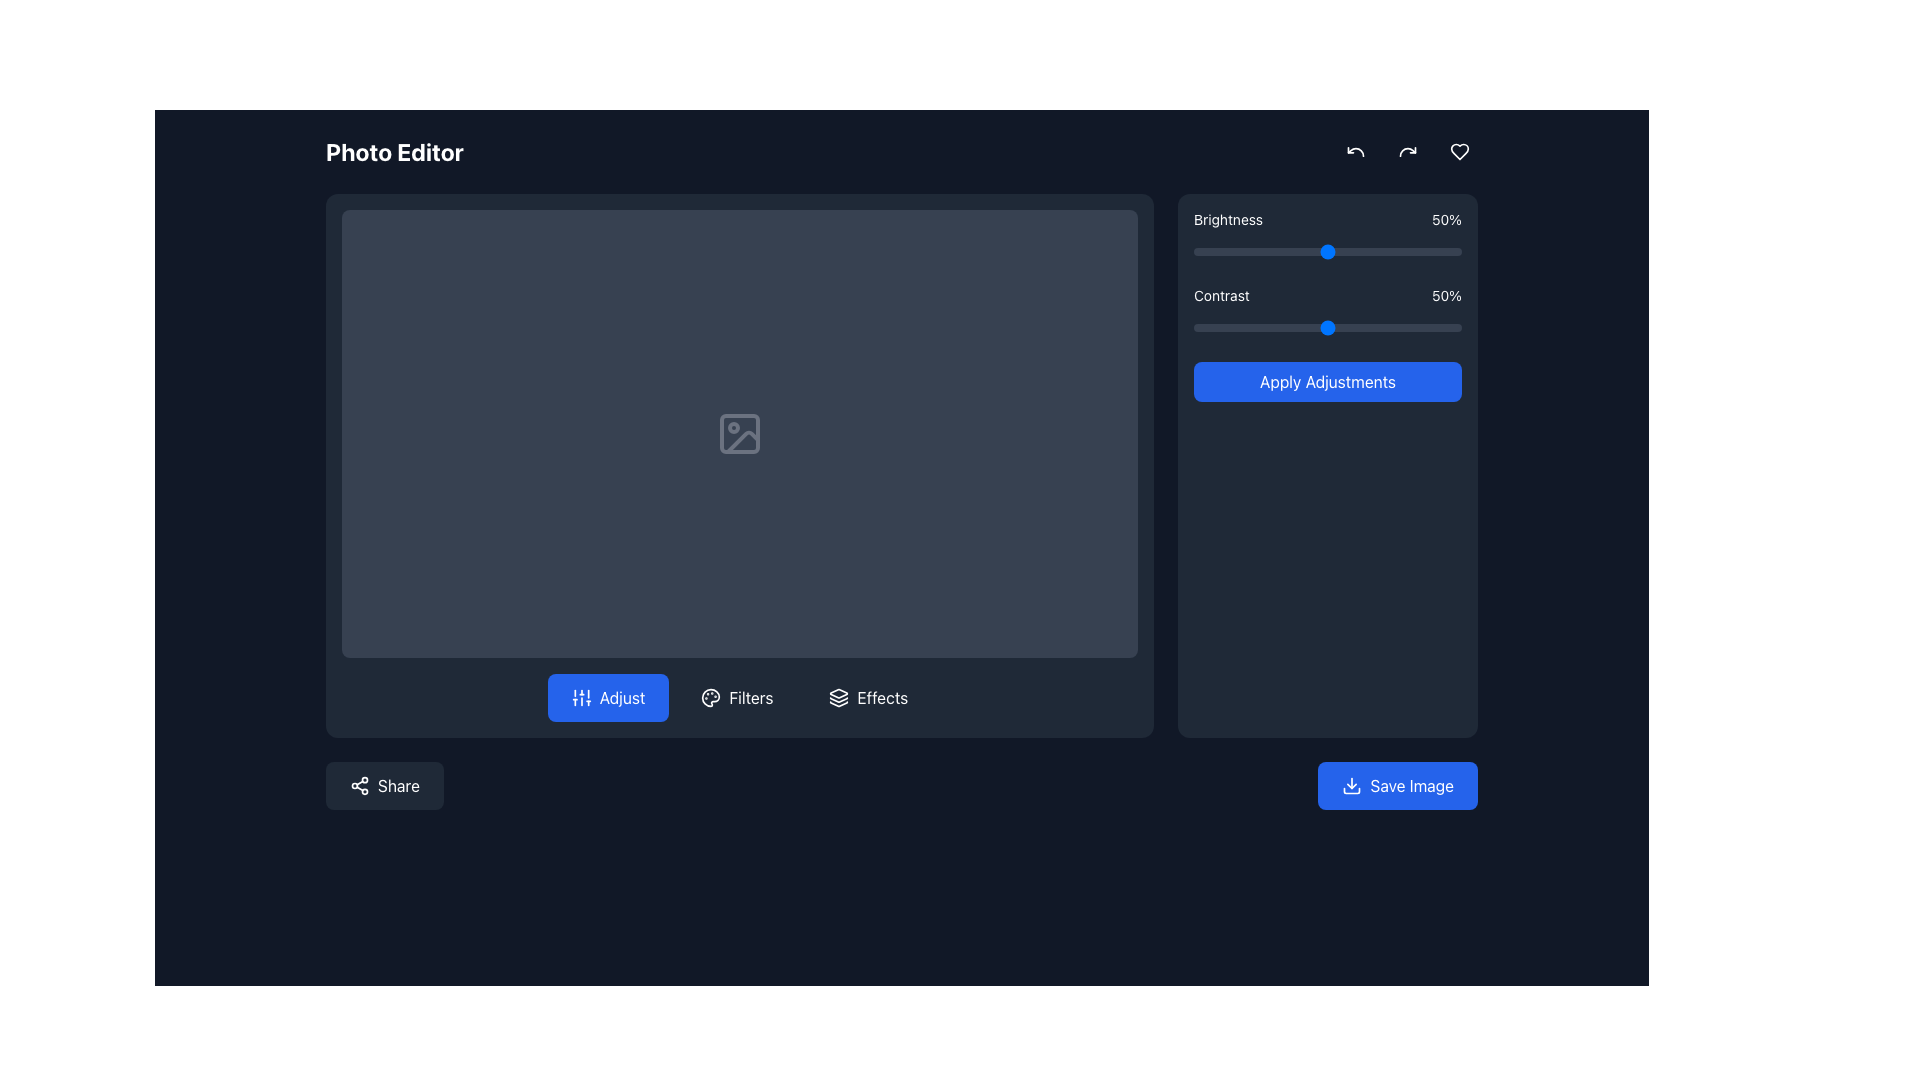 This screenshot has width=1920, height=1080. Describe the element at coordinates (1328, 326) in the screenshot. I see `the thumb of the horizontal contrast slider located below the 'Contrast' label and '50%' text` at that location.